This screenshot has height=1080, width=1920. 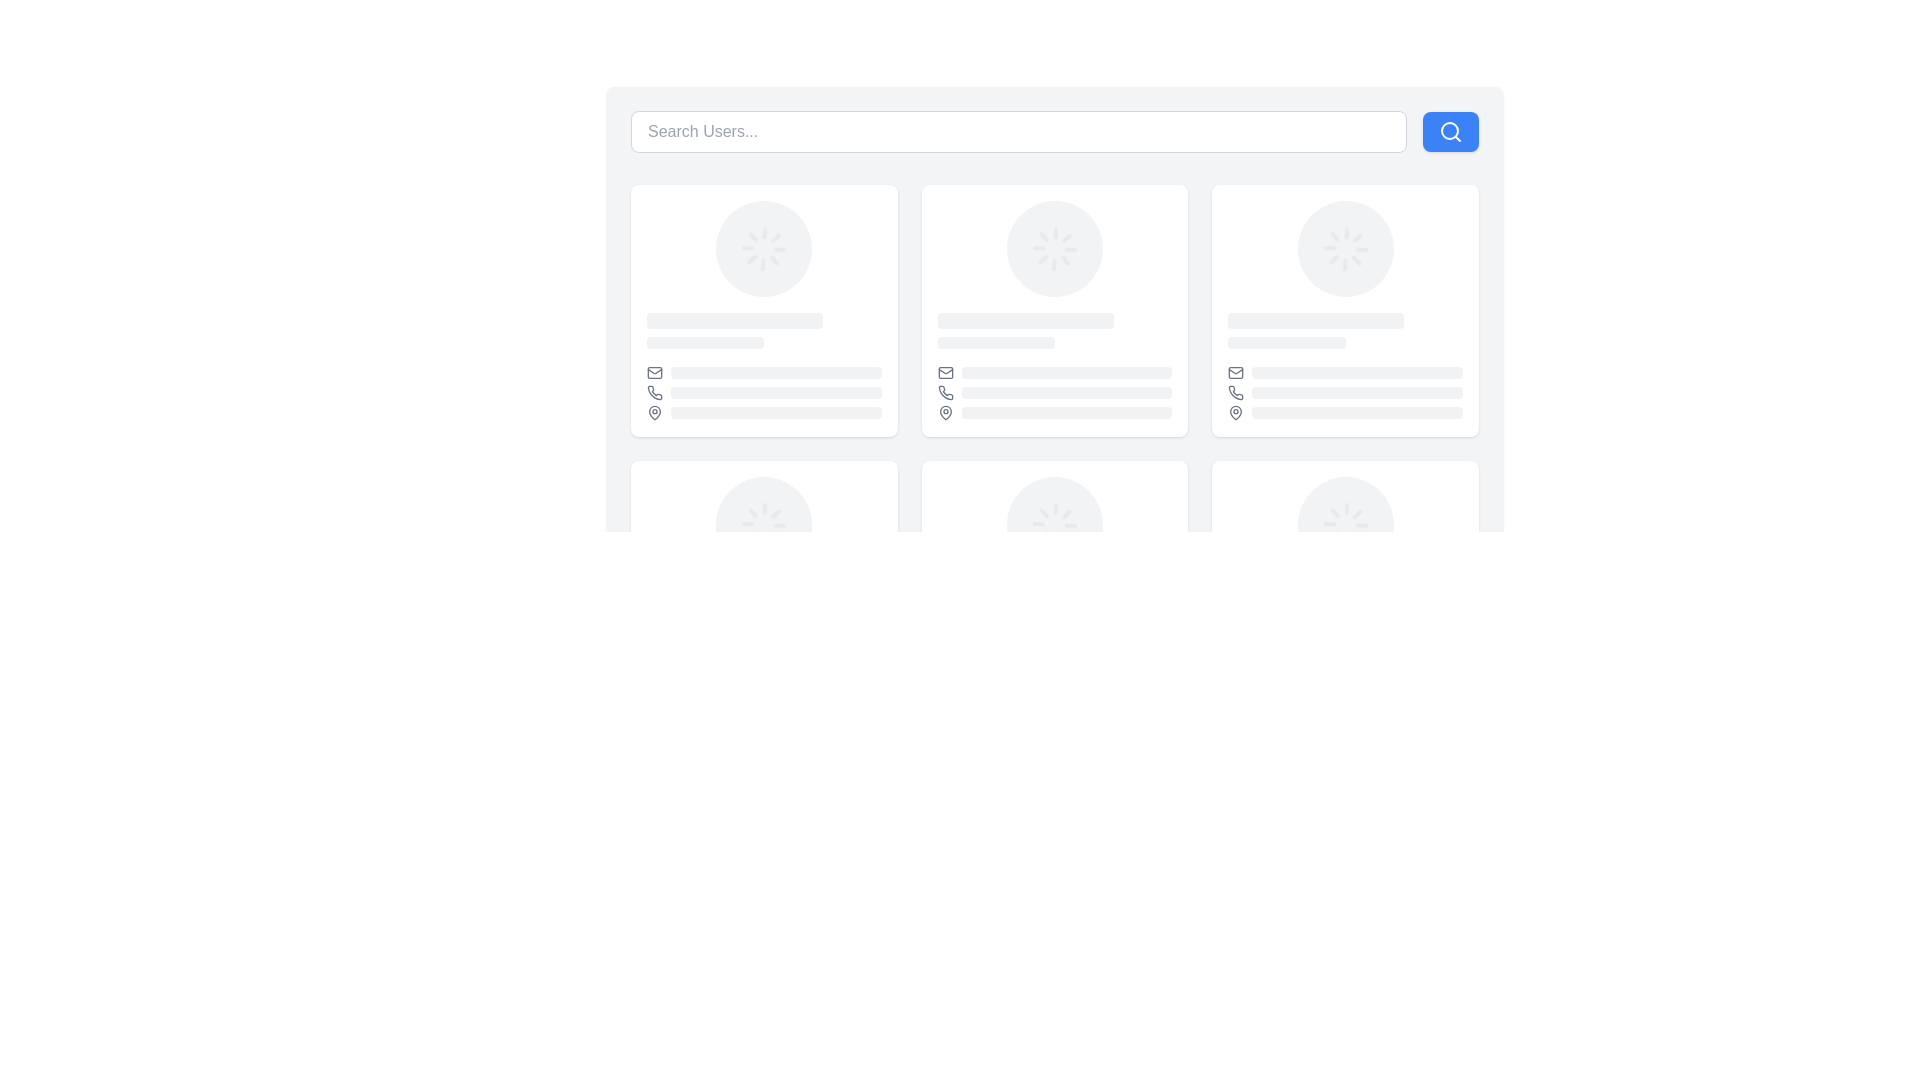 I want to click on the center-aligned circular loader (spinner) located in the second column of the top row among three cards to indicate that a process is ongoing, so click(x=1054, y=248).